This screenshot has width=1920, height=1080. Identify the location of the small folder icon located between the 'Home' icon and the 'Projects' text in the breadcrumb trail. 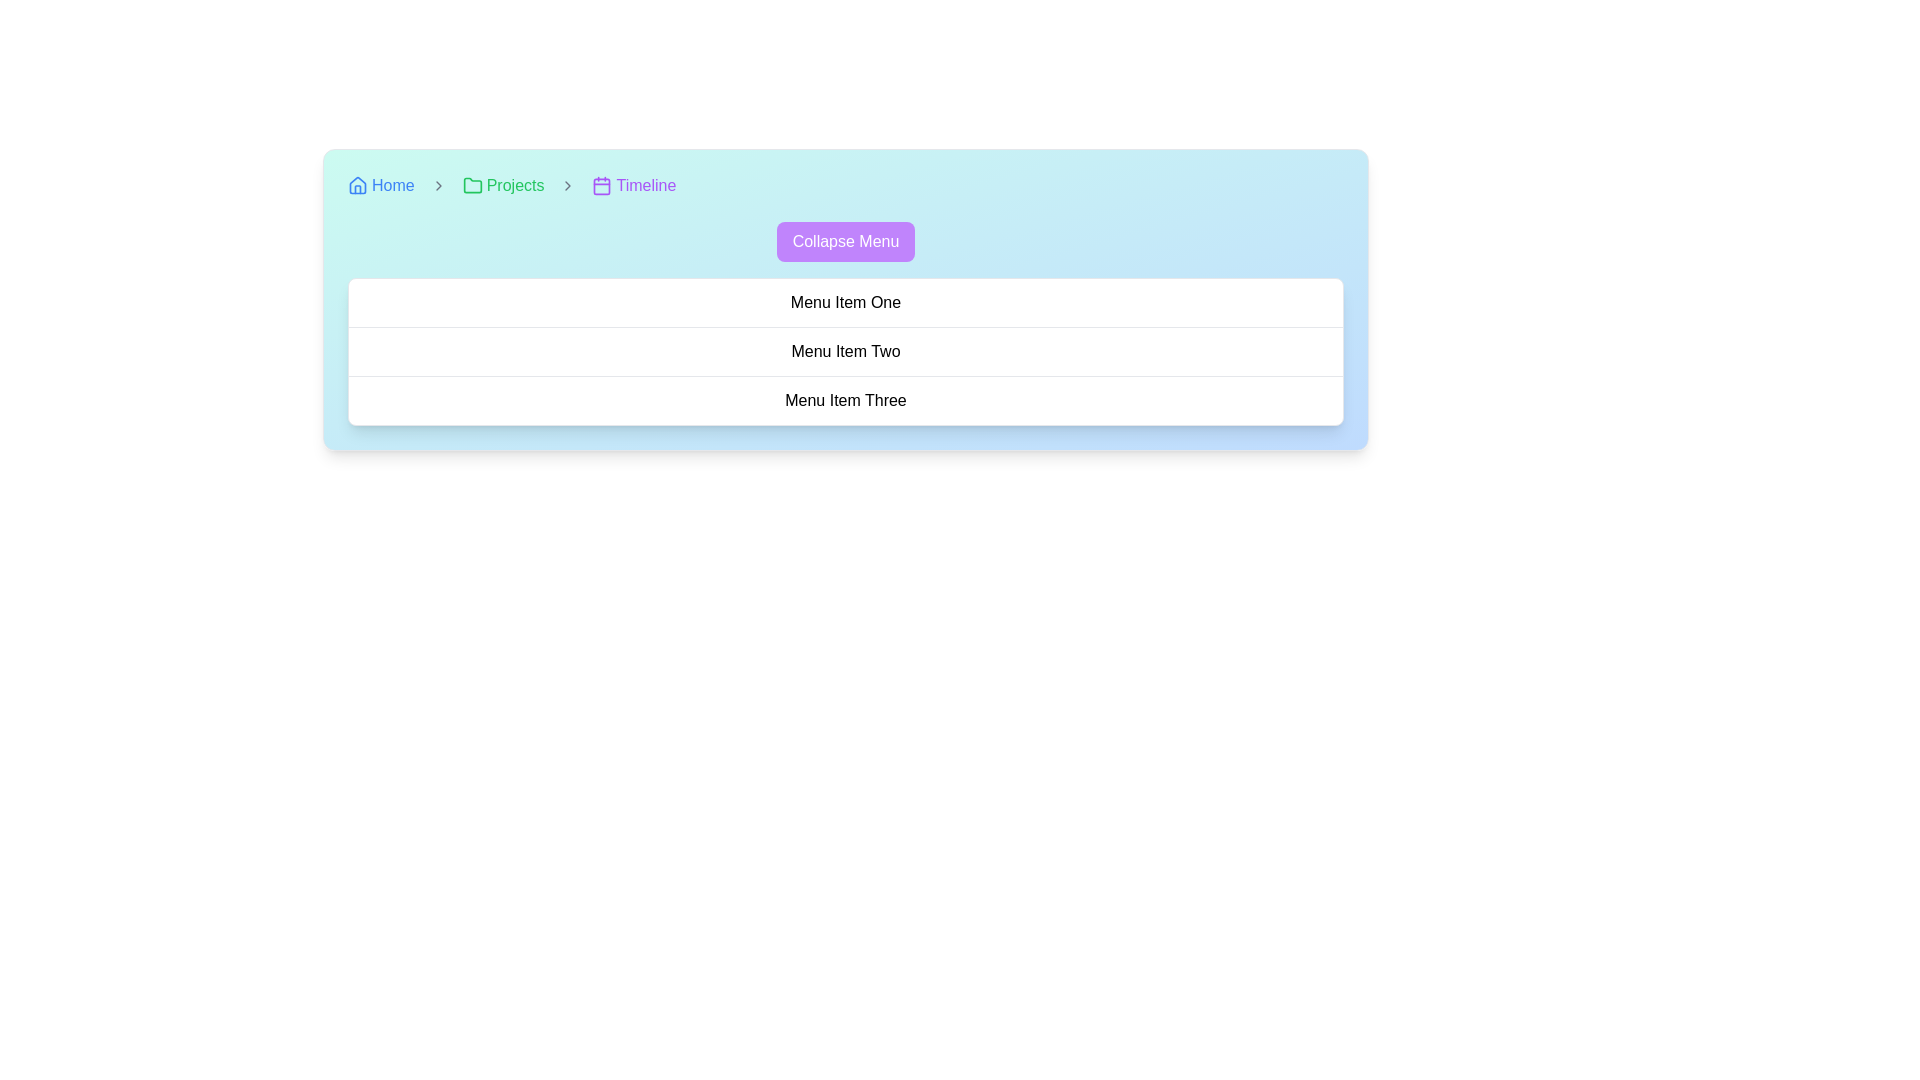
(471, 185).